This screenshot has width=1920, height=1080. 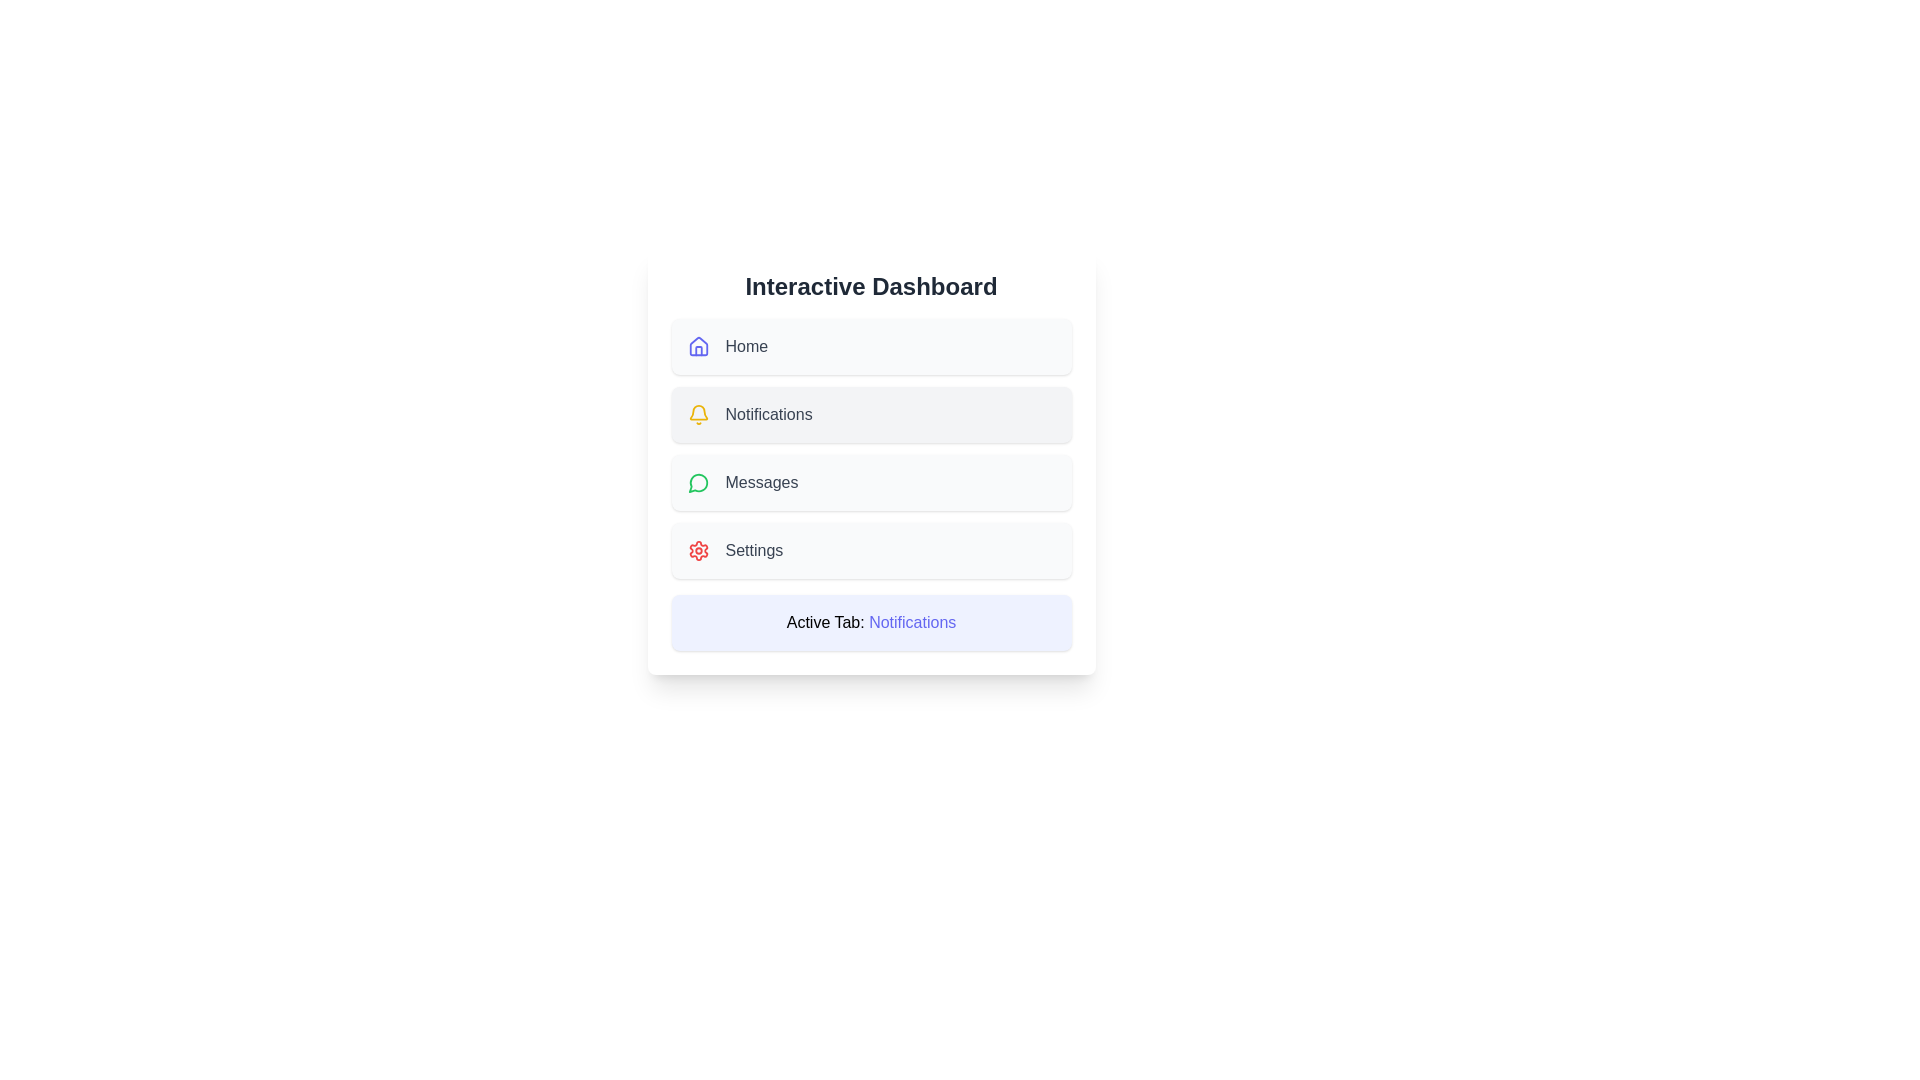 What do you see at coordinates (871, 346) in the screenshot?
I see `the menu button labeled Home` at bounding box center [871, 346].